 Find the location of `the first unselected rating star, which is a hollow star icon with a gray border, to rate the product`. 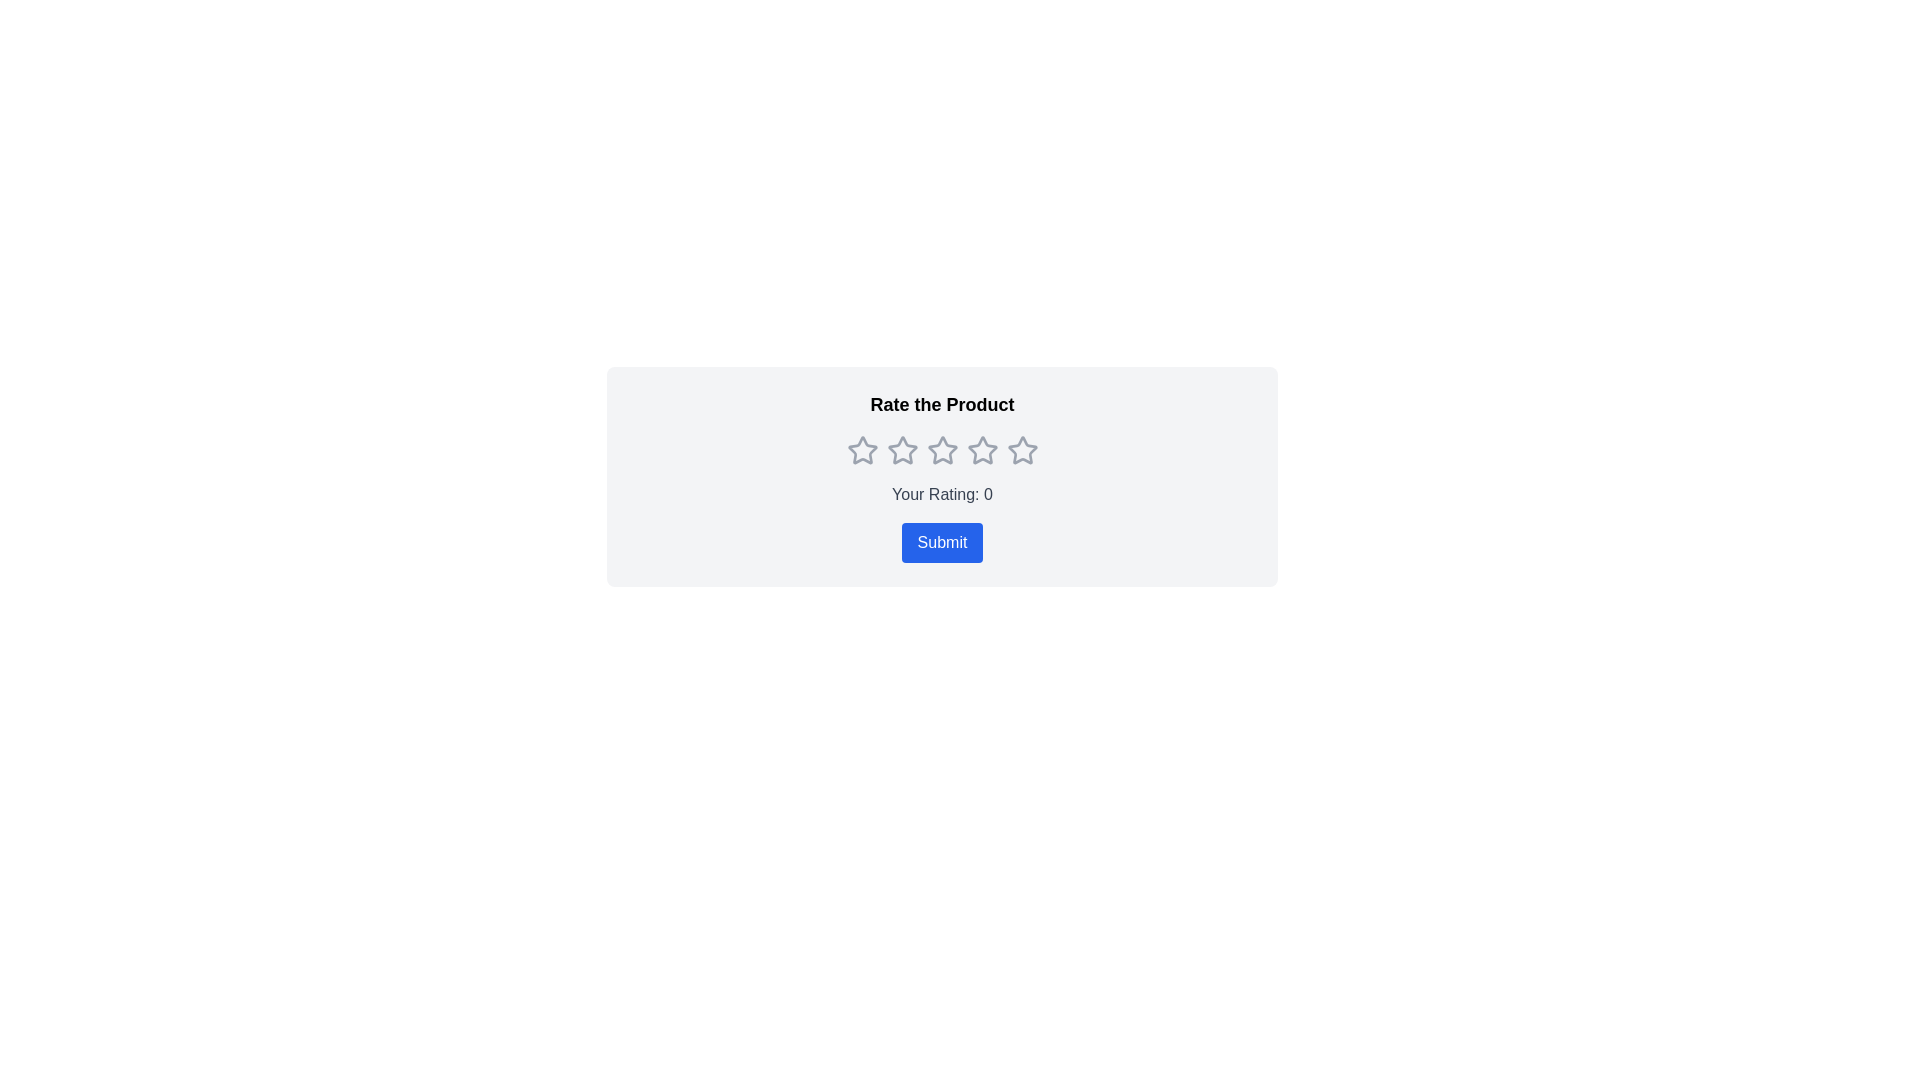

the first unselected rating star, which is a hollow star icon with a gray border, to rate the product is located at coordinates (862, 451).